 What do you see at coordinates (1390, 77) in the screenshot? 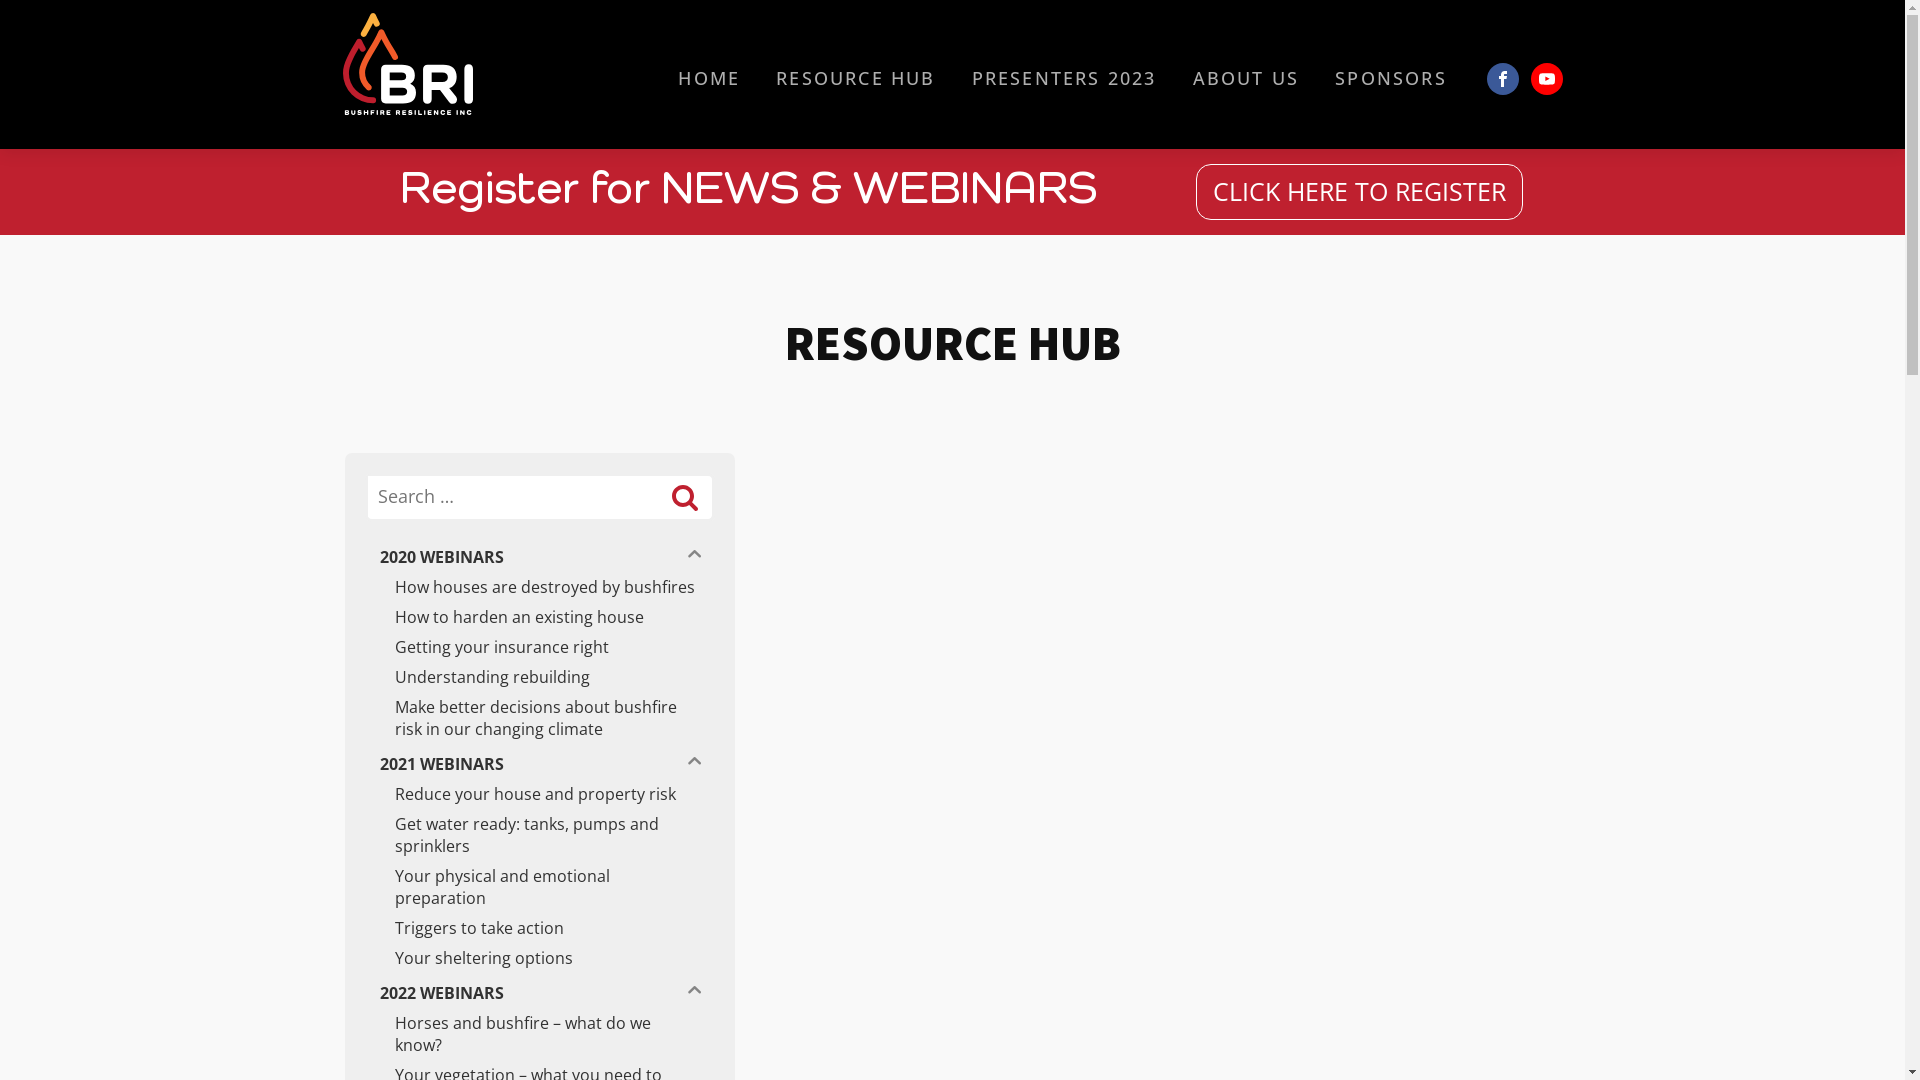
I see `'SPONSORS'` at bounding box center [1390, 77].